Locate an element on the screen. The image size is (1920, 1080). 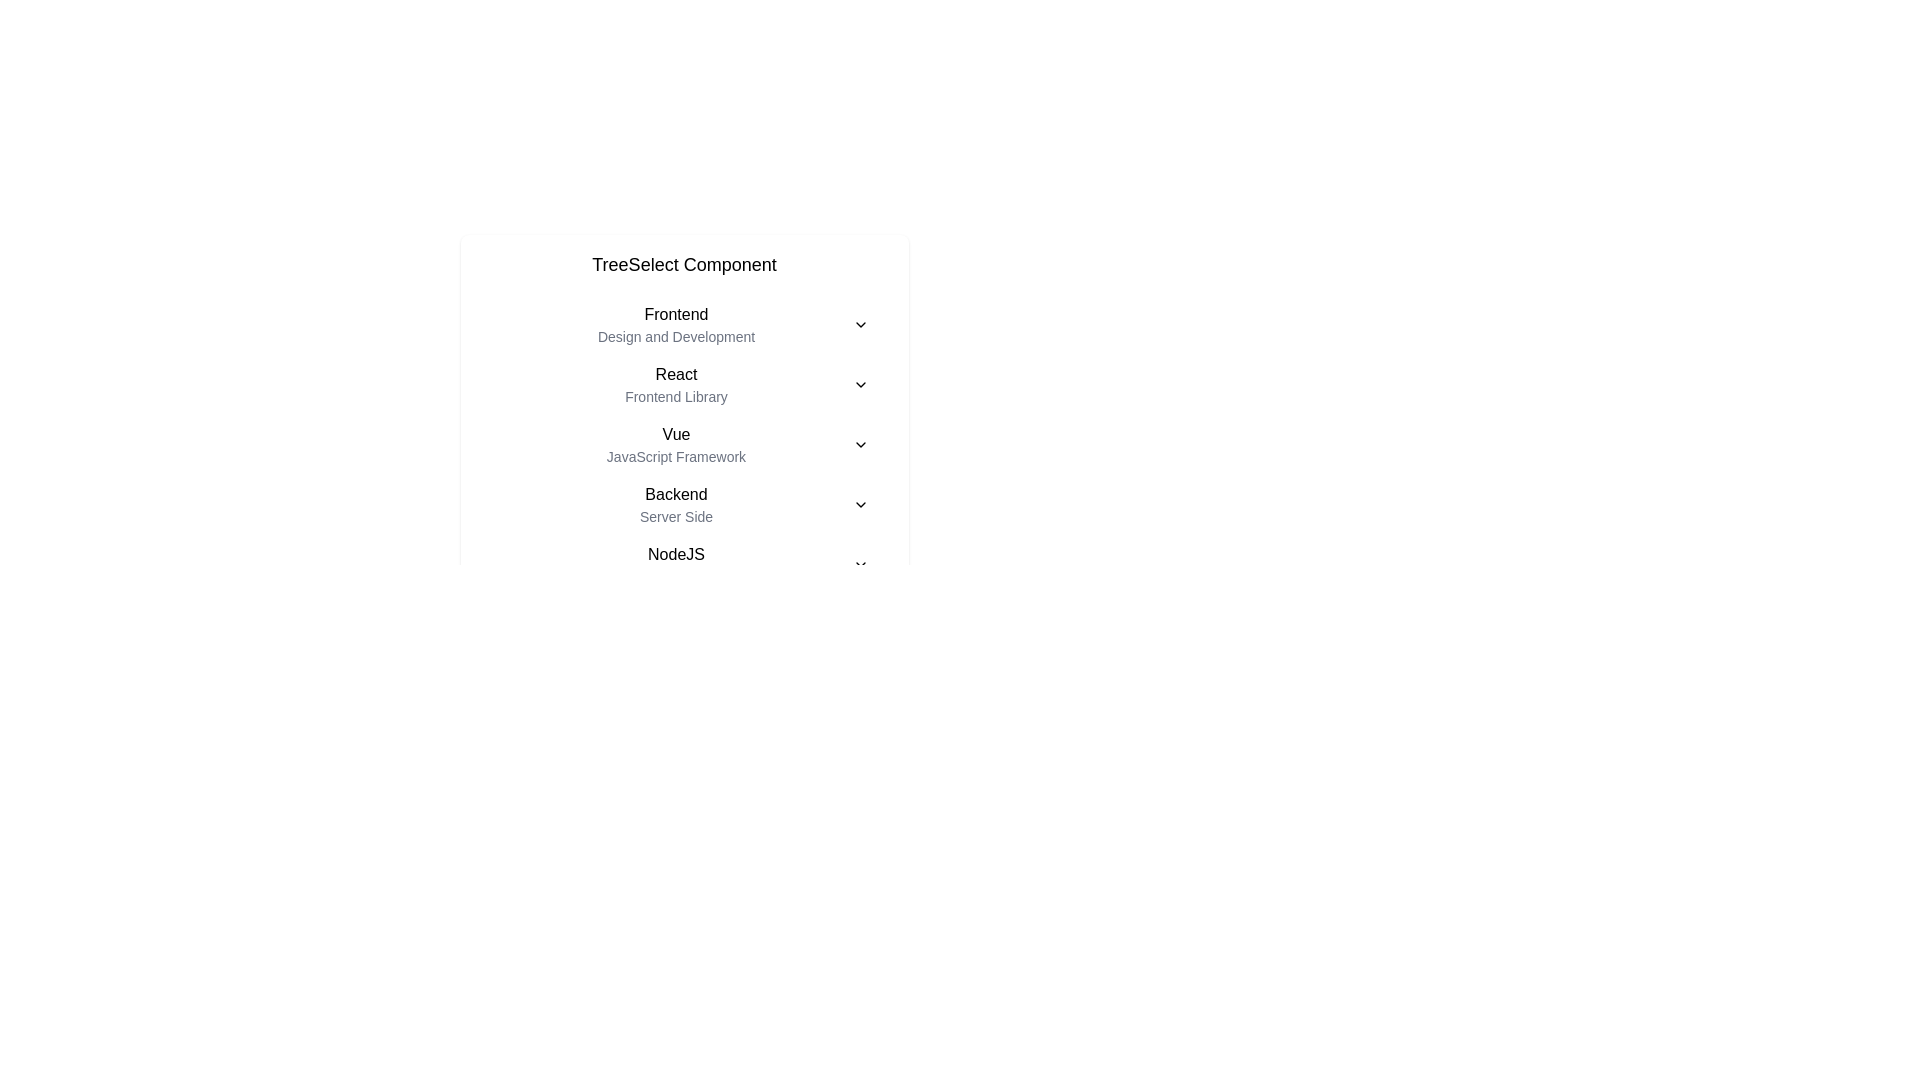
the Text Label that provides additional information about the 'Frontend' section, which is located directly under the 'Frontend' header in a tree-like interface is located at coordinates (676, 335).